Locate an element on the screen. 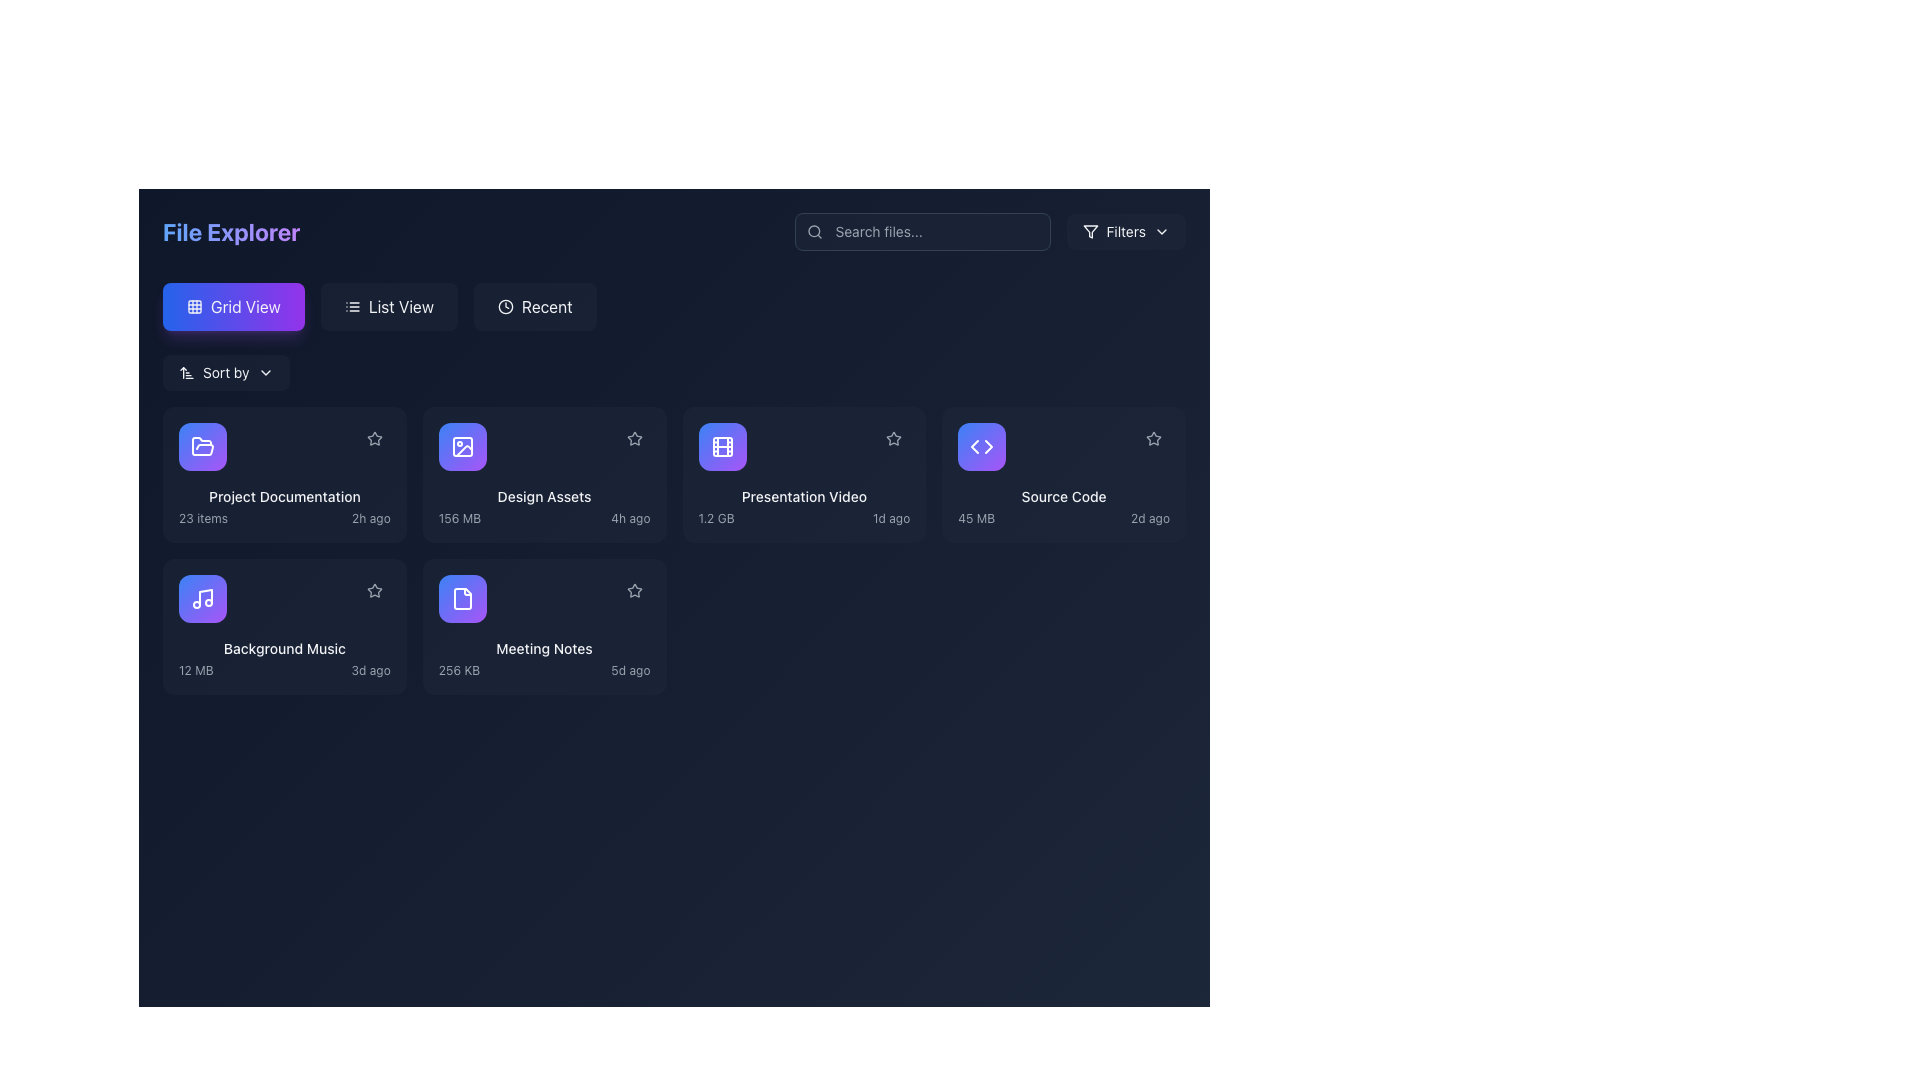 Image resolution: width=1920 pixels, height=1080 pixels. the favoriting icon located to the right within the 'Project Documentation' card is located at coordinates (374, 438).